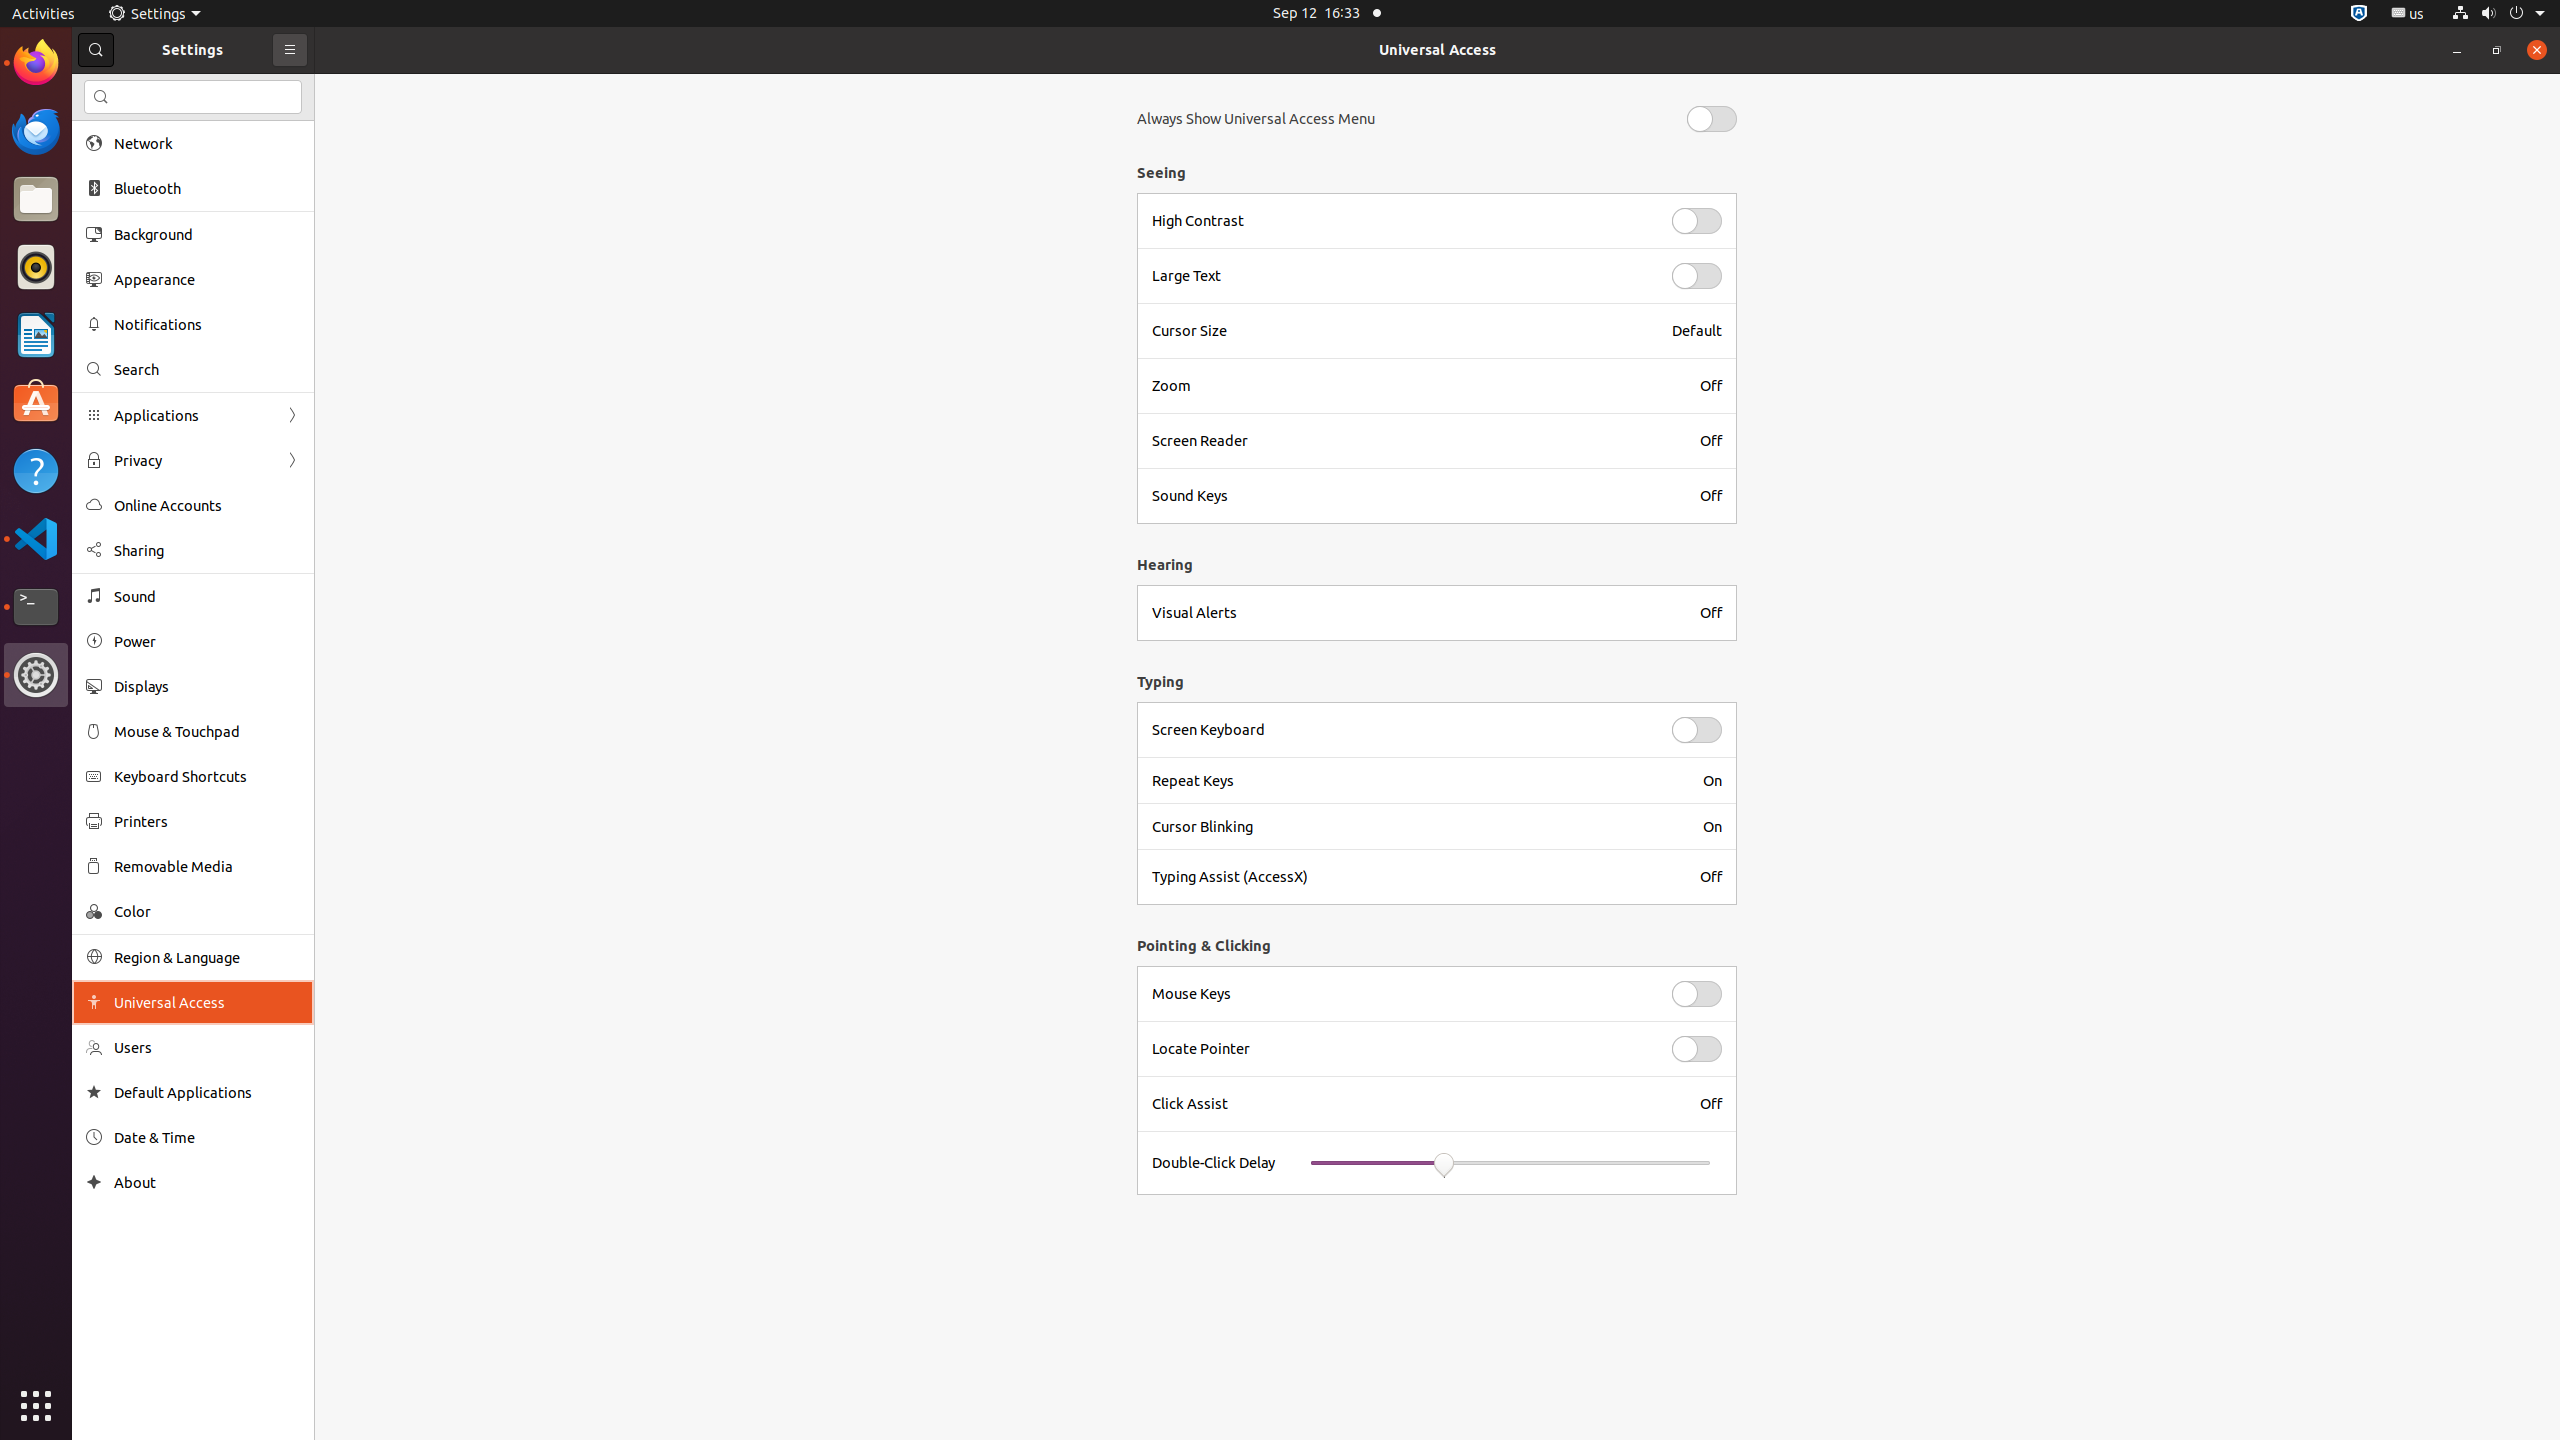  I want to click on 'Terminal', so click(36, 605).